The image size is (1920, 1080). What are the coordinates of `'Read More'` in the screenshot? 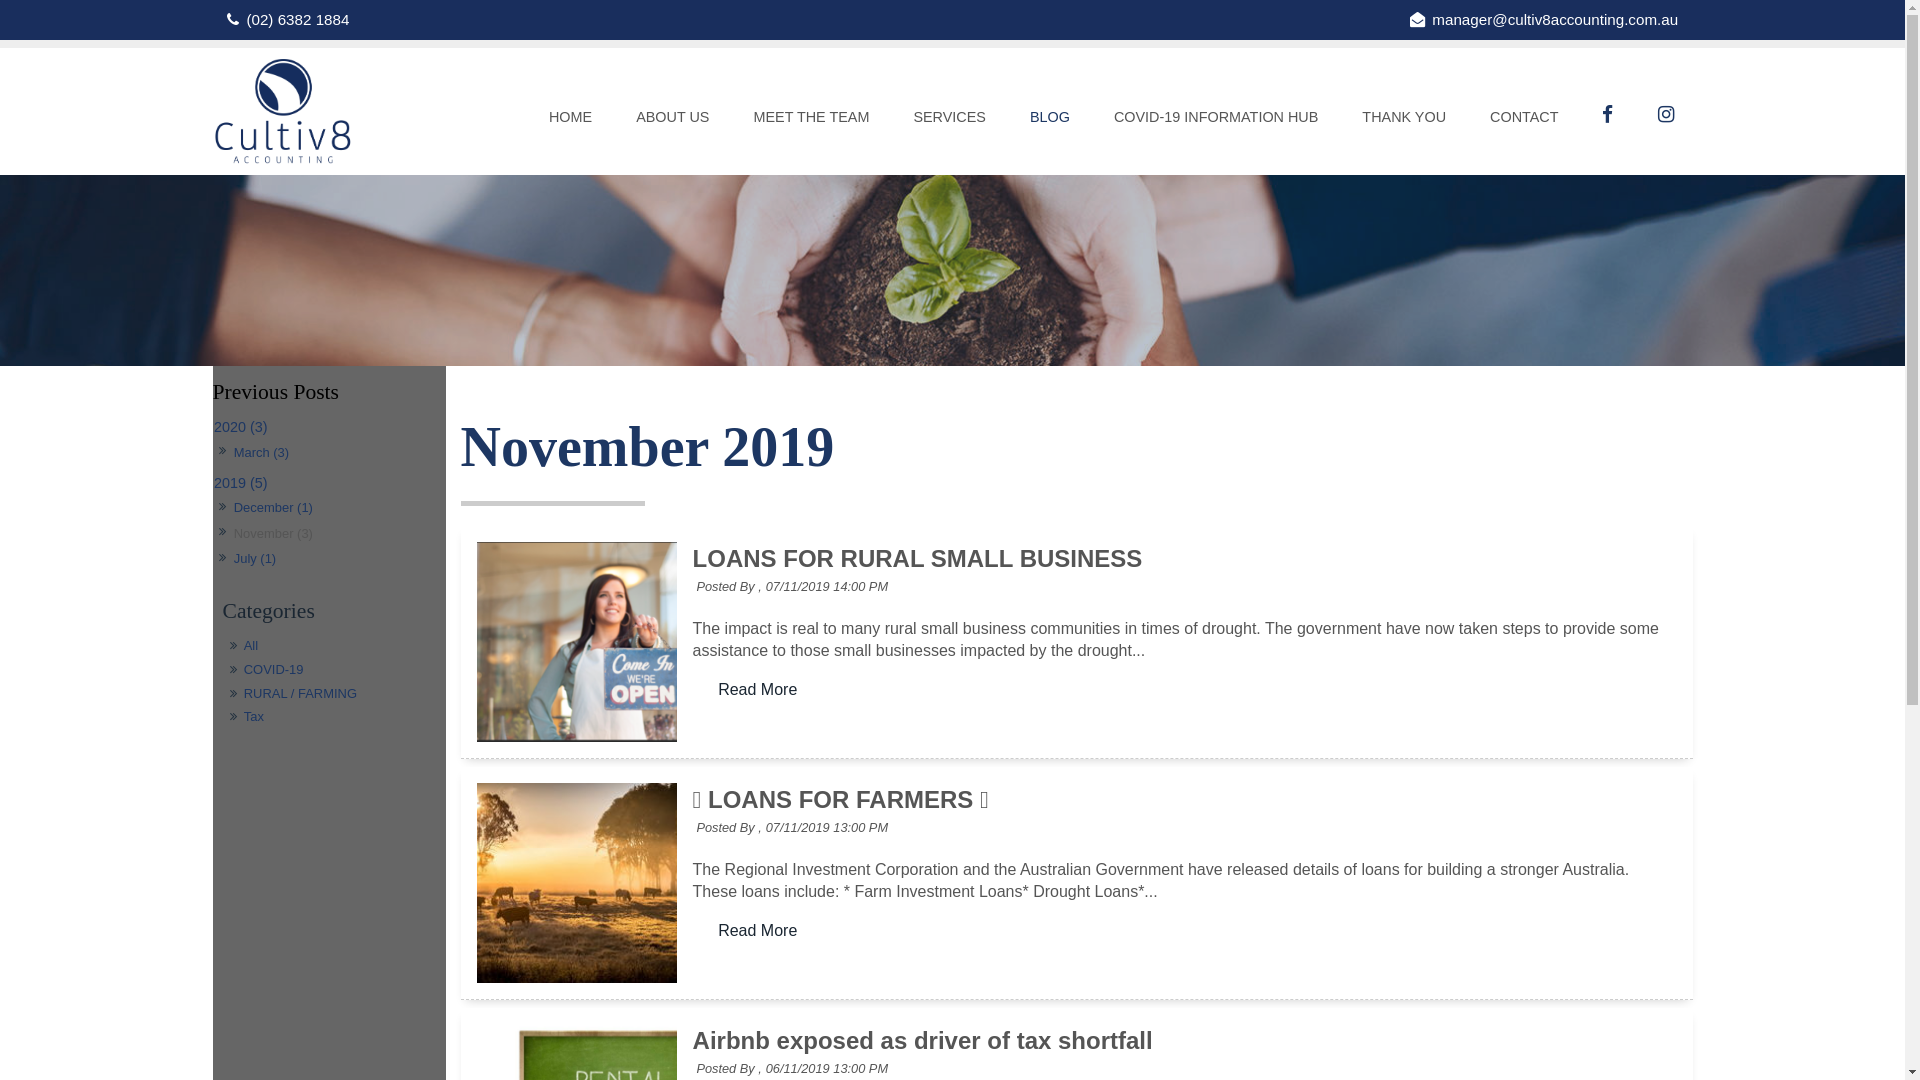 It's located at (756, 930).